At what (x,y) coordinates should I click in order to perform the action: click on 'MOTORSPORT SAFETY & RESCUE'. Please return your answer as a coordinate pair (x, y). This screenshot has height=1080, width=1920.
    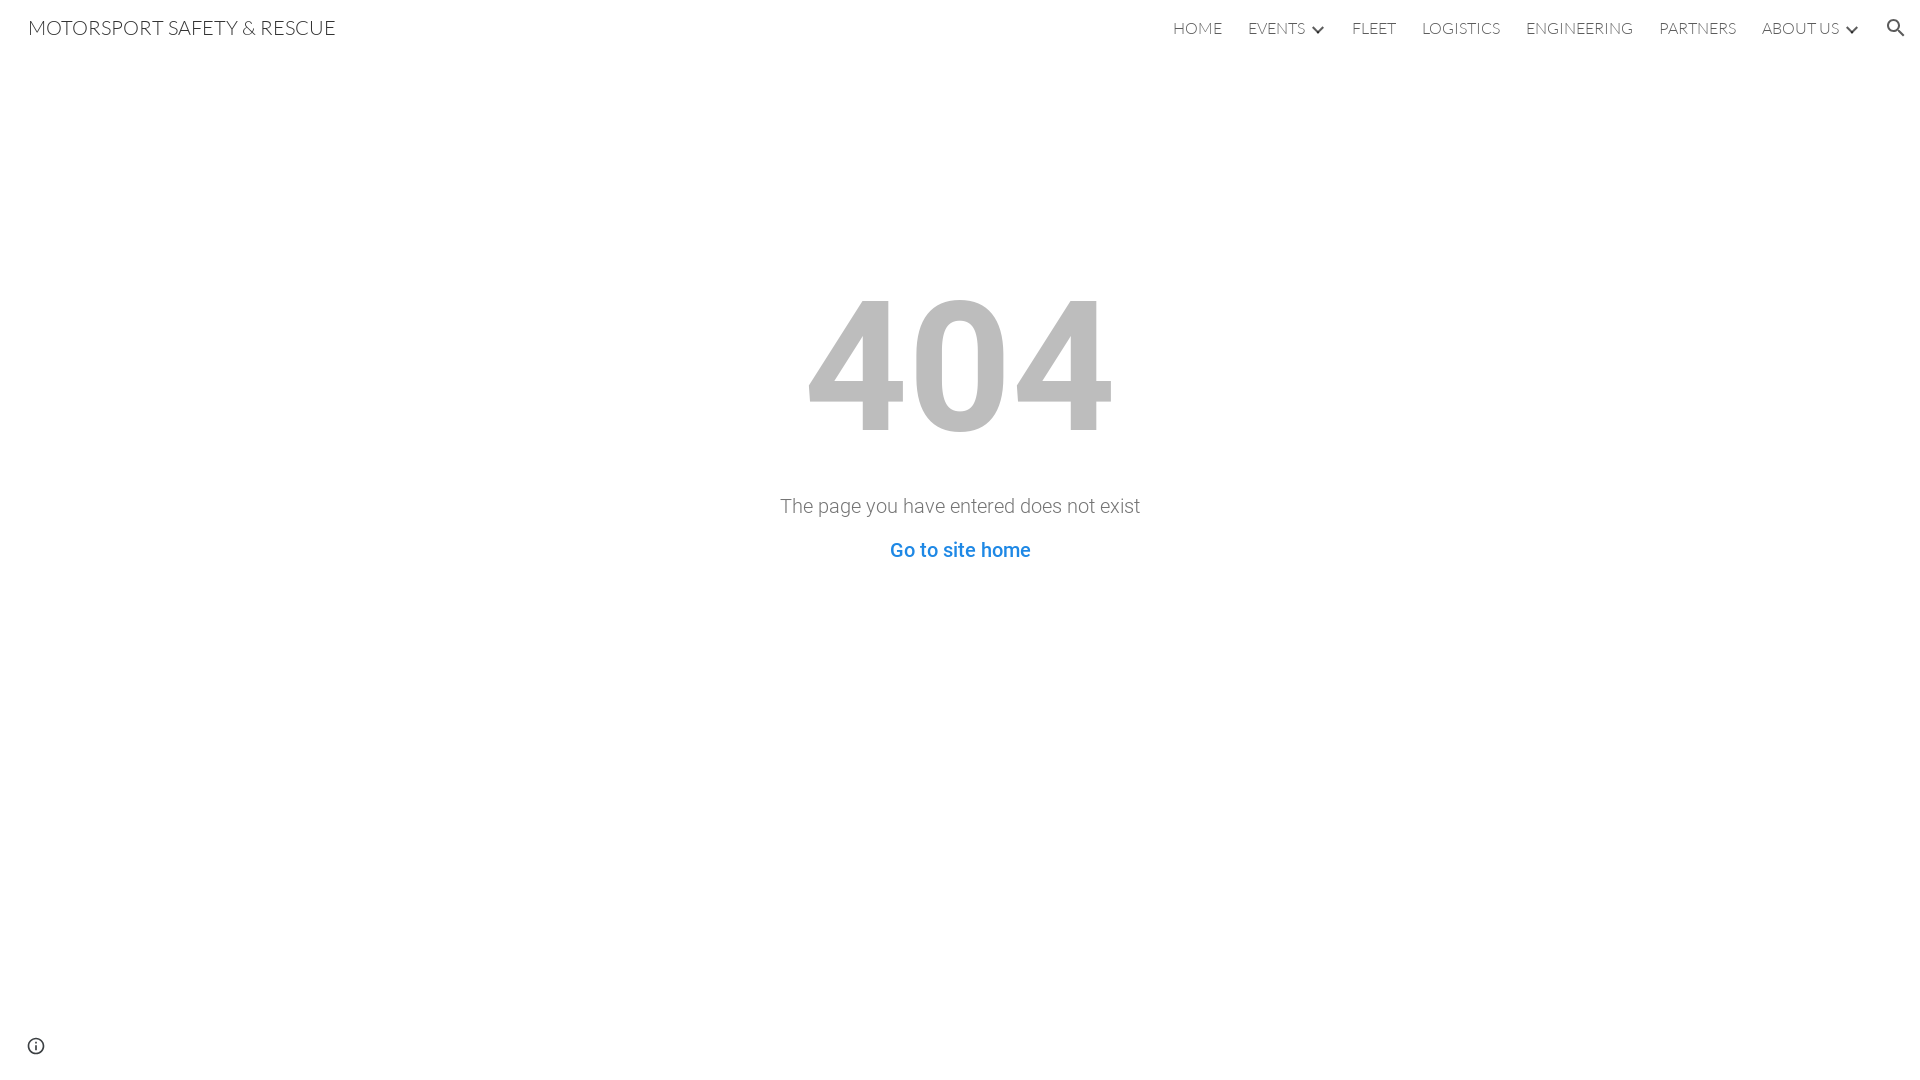
    Looking at the image, I should click on (182, 25).